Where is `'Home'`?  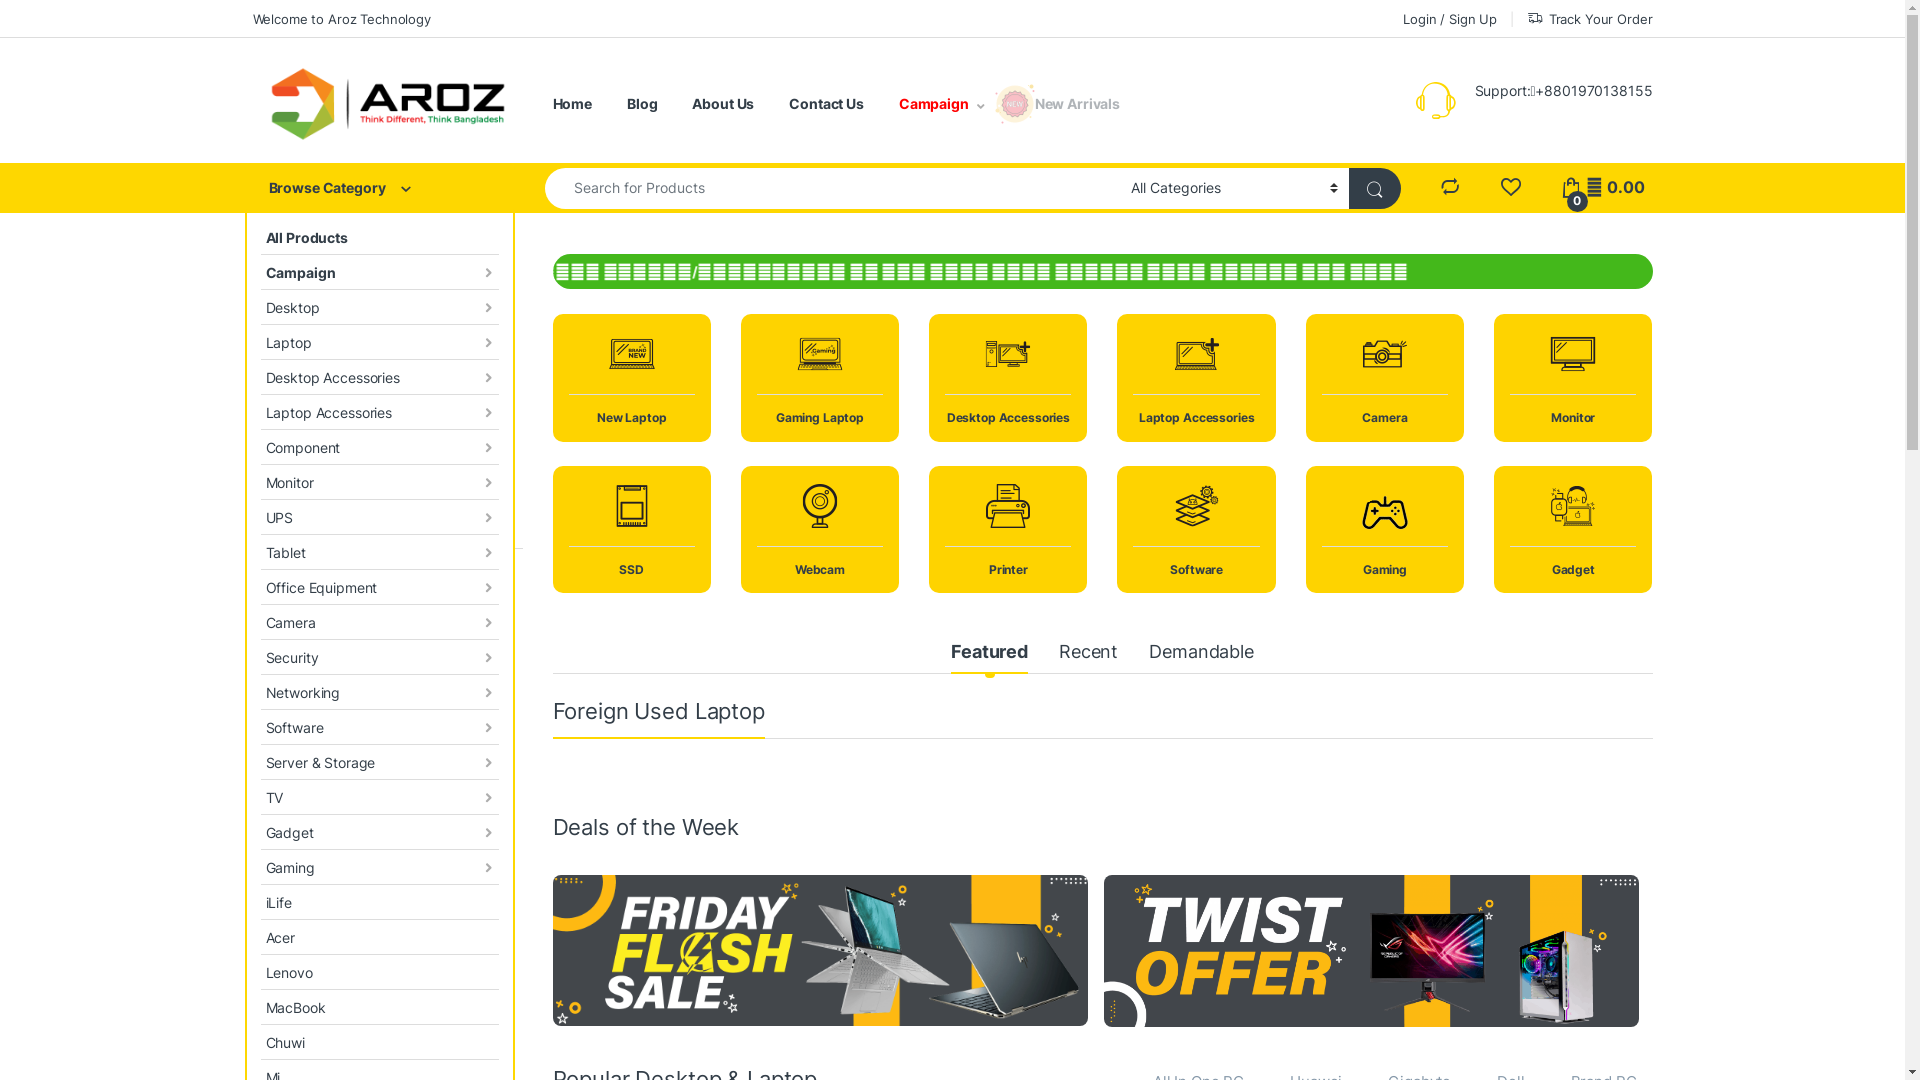
'Home' is located at coordinates (570, 104).